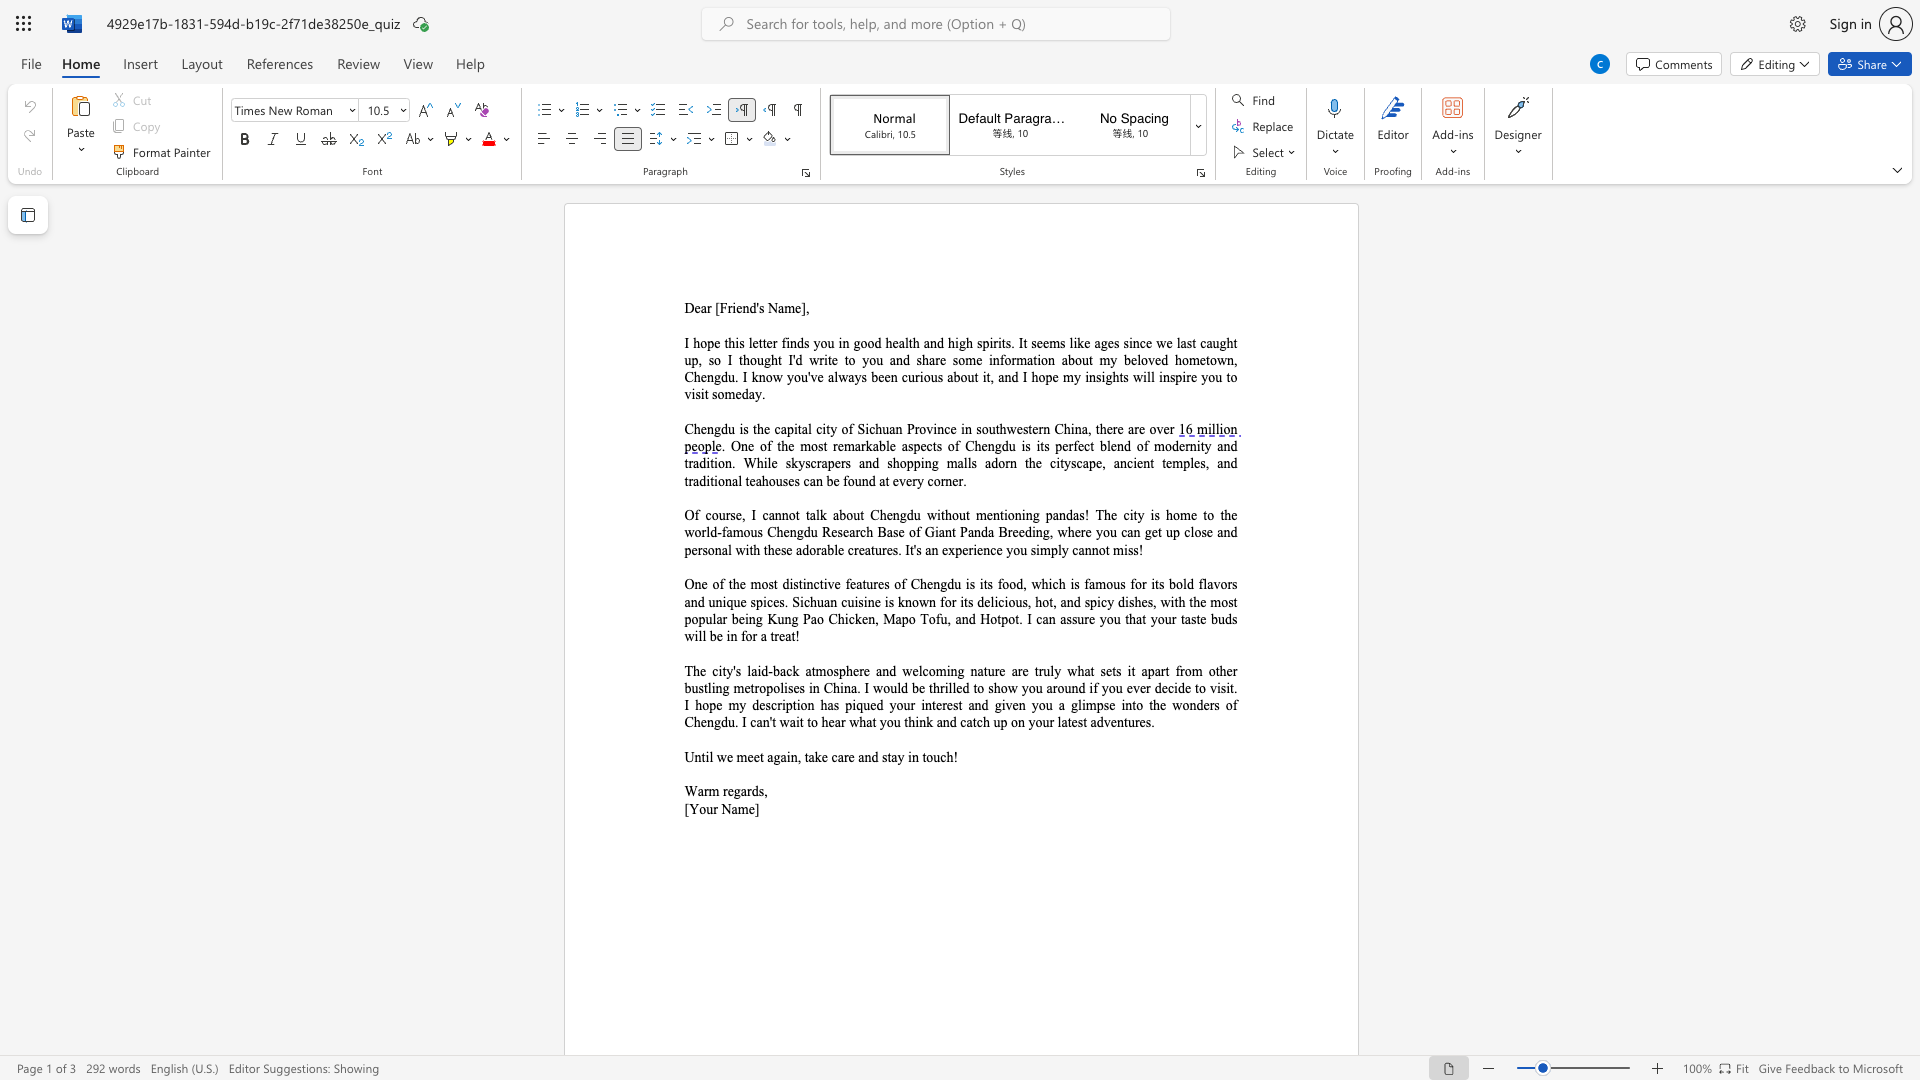 The height and width of the screenshot is (1080, 1920). Describe the element at coordinates (816, 463) in the screenshot. I see `the space between the continuous character "c" and "r" in the text` at that location.